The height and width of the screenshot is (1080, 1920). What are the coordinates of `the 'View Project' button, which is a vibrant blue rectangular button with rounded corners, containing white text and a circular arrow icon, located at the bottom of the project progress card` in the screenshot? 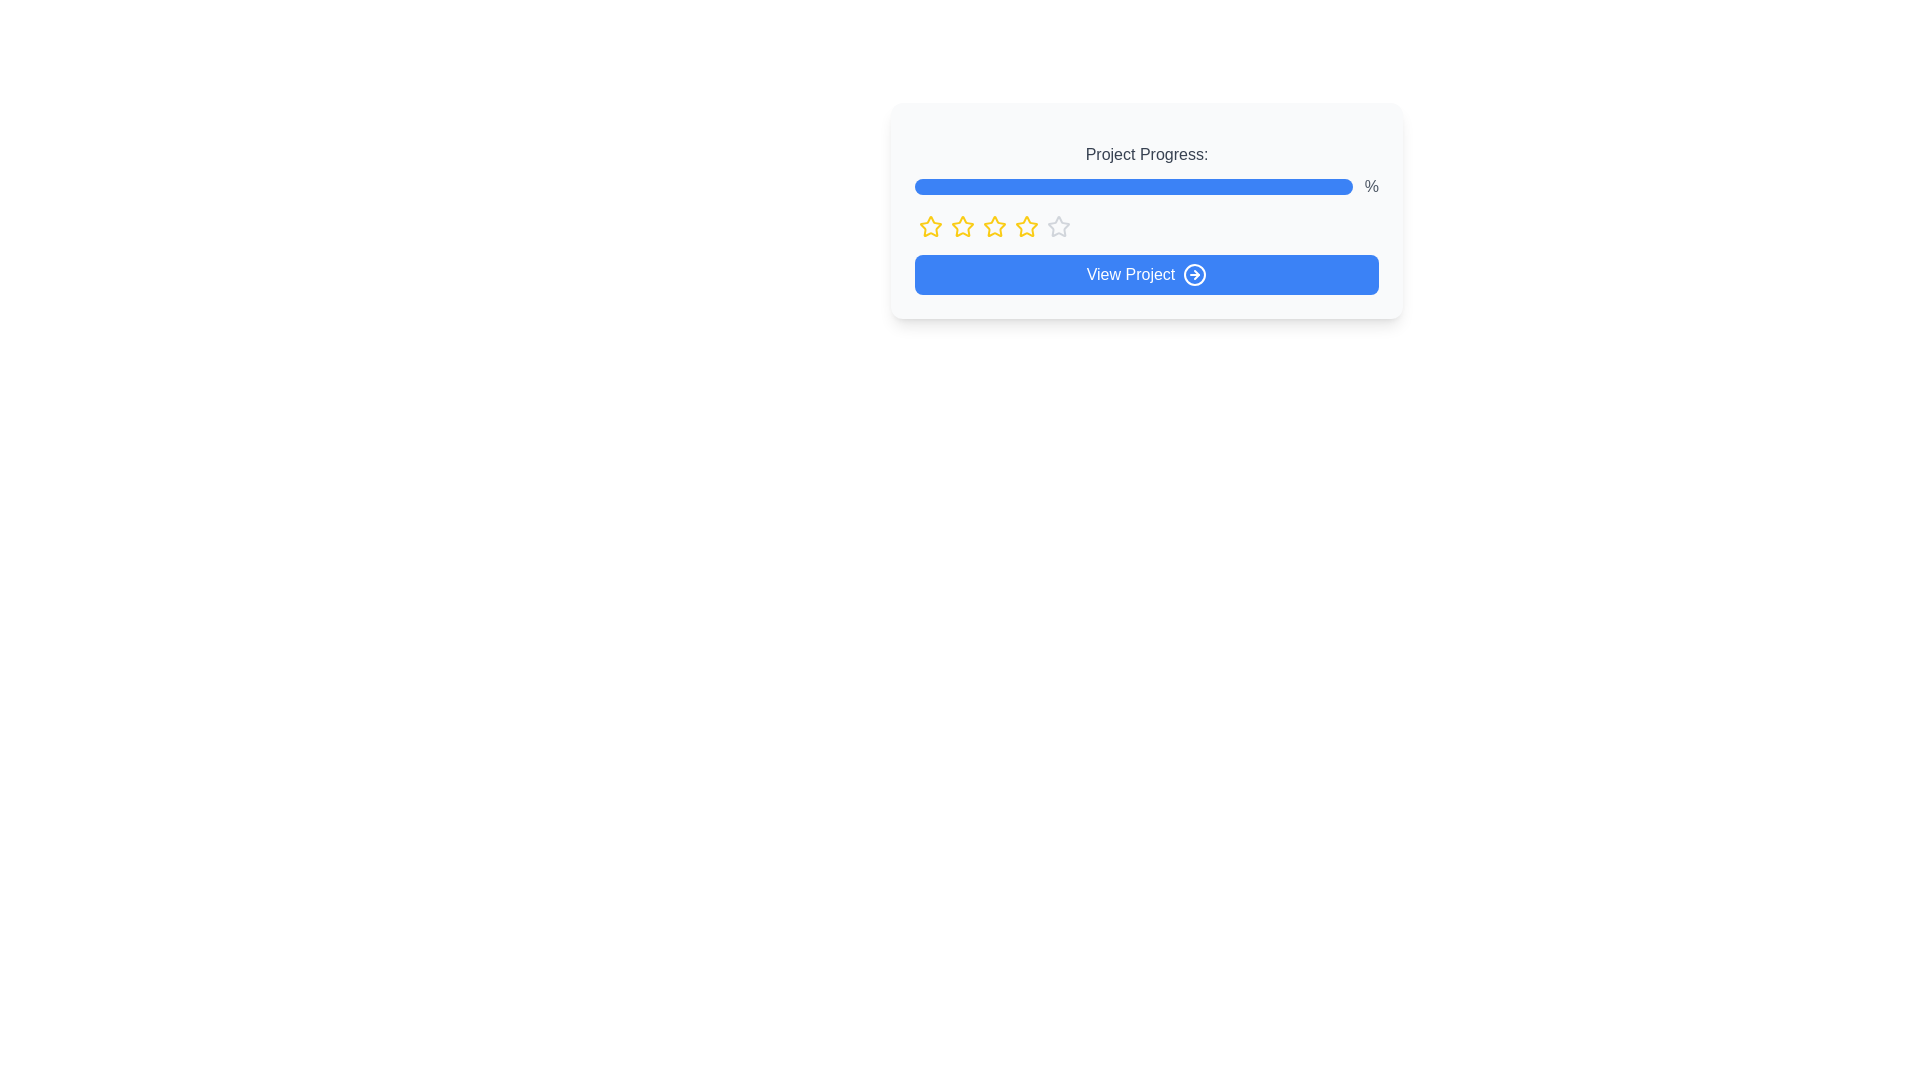 It's located at (1147, 274).